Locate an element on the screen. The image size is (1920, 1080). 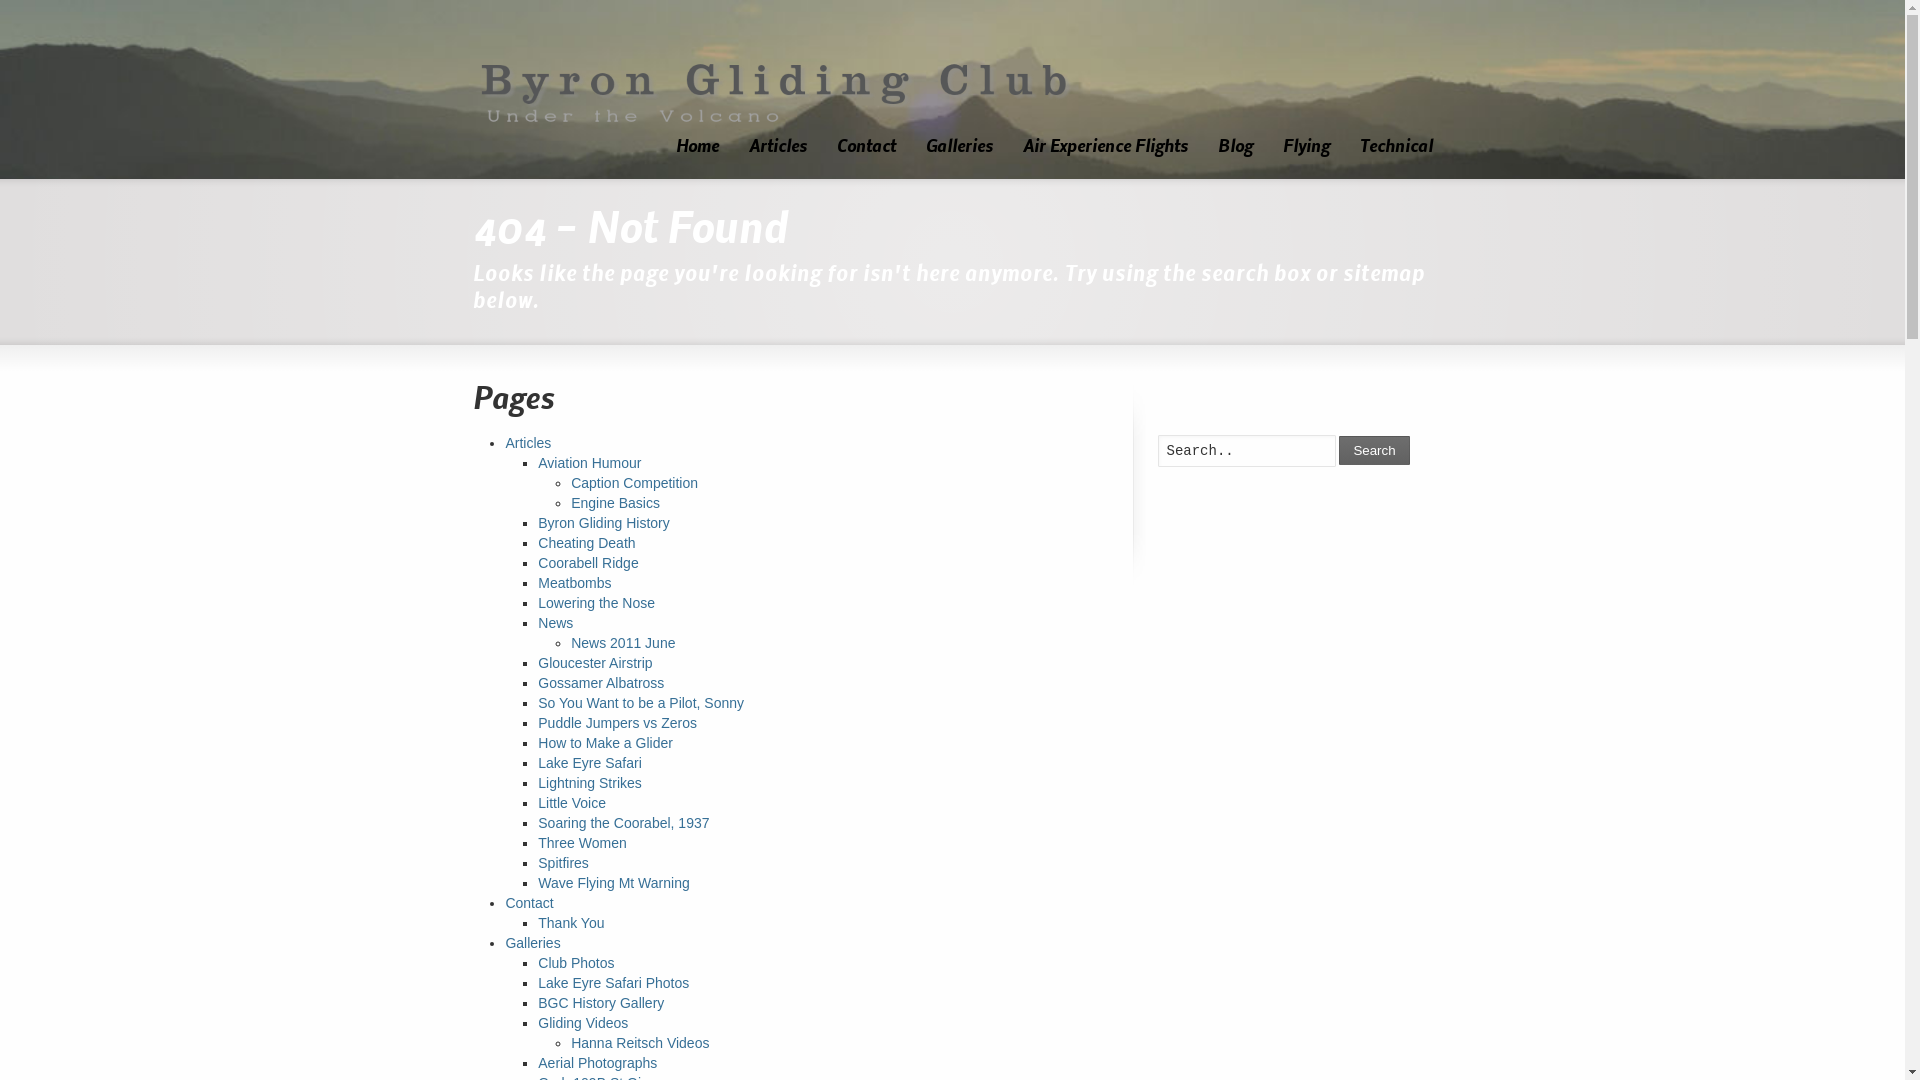
'Lake Eyre Safari' is located at coordinates (537, 763).